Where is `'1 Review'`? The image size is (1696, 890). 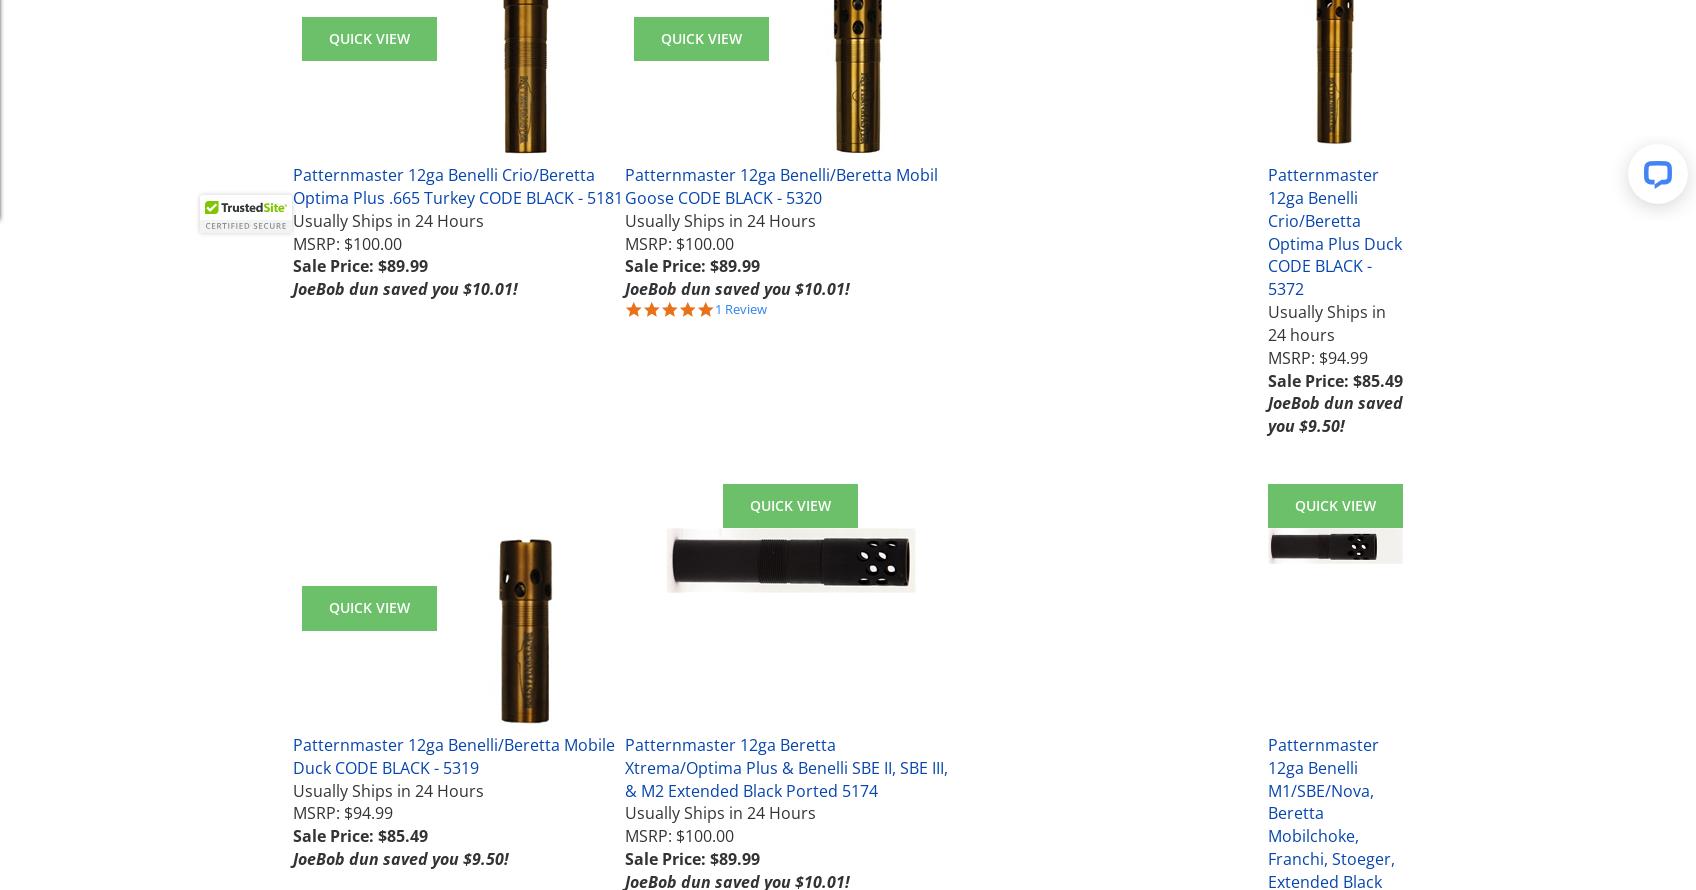 '1 Review' is located at coordinates (739, 309).